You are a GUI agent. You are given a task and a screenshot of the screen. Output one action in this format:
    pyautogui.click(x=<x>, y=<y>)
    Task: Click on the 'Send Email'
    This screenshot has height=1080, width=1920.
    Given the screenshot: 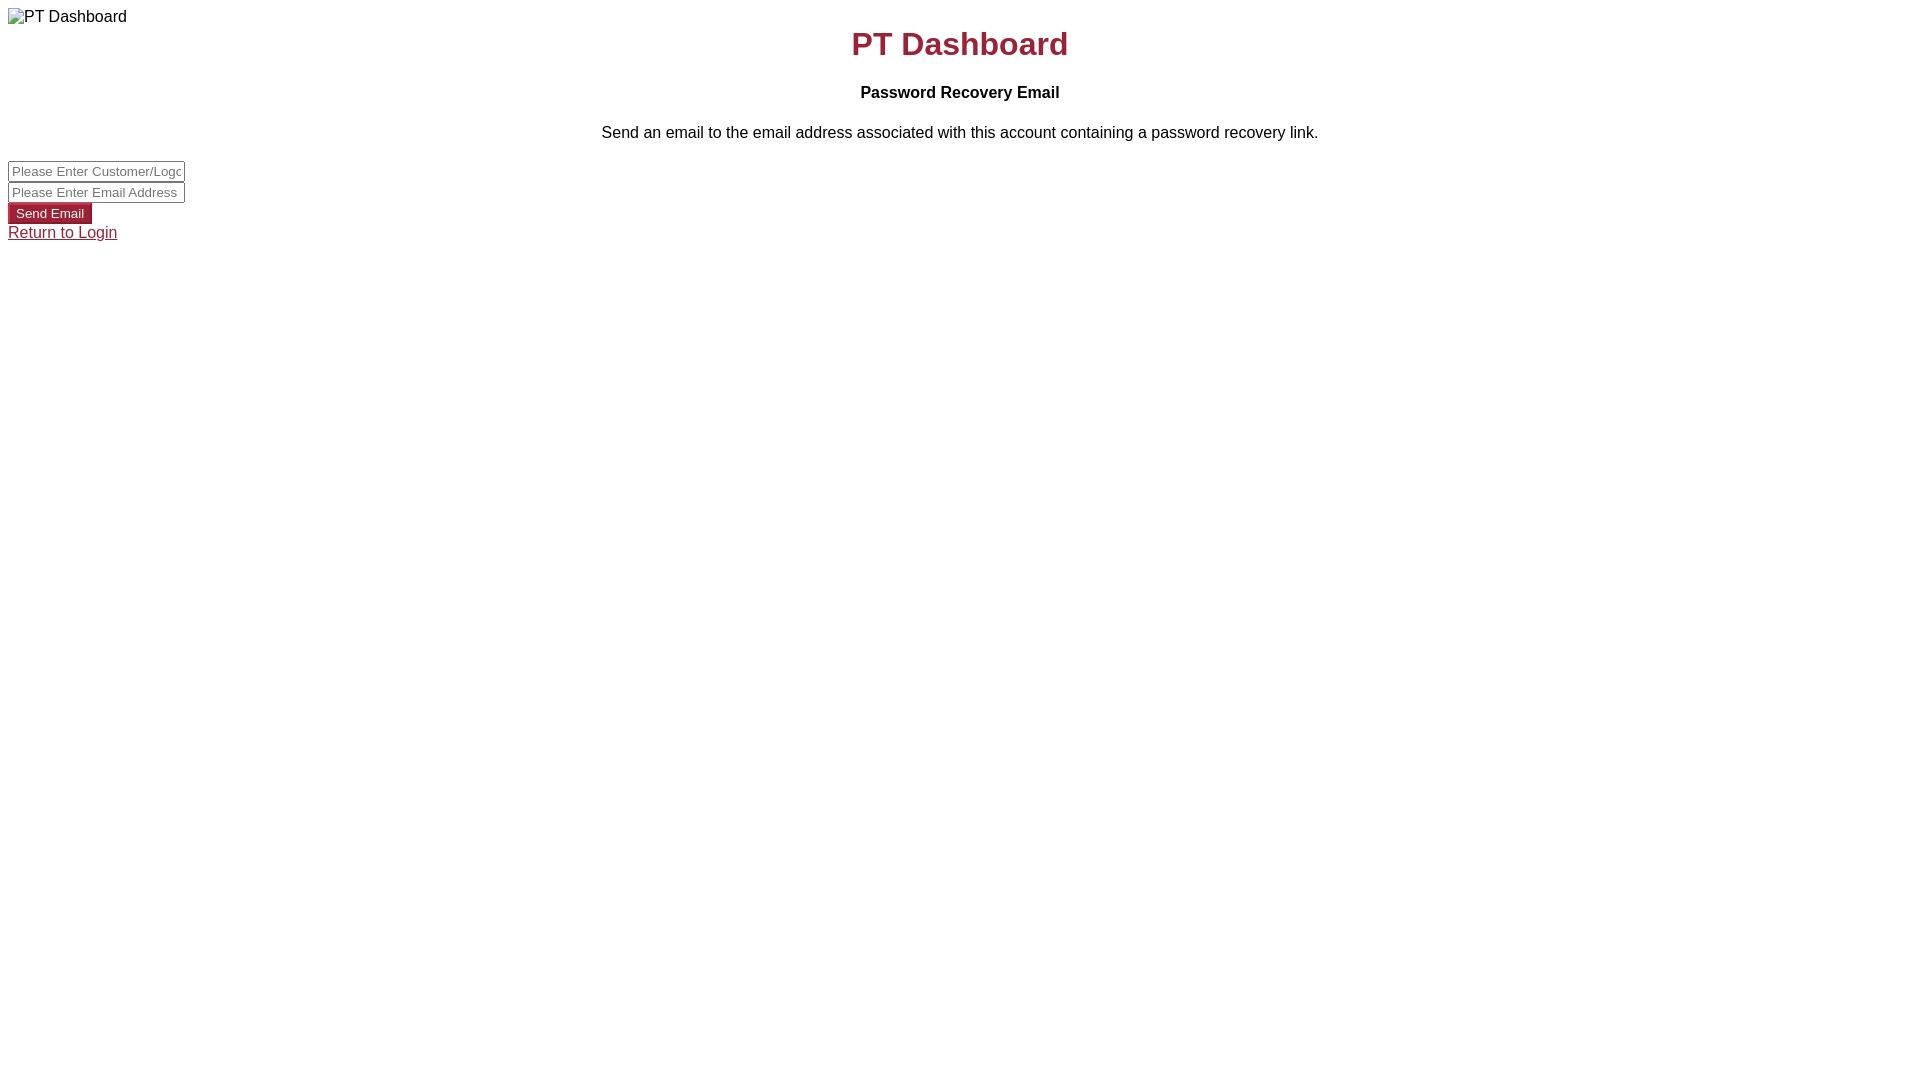 What is the action you would take?
    pyautogui.click(x=49, y=213)
    